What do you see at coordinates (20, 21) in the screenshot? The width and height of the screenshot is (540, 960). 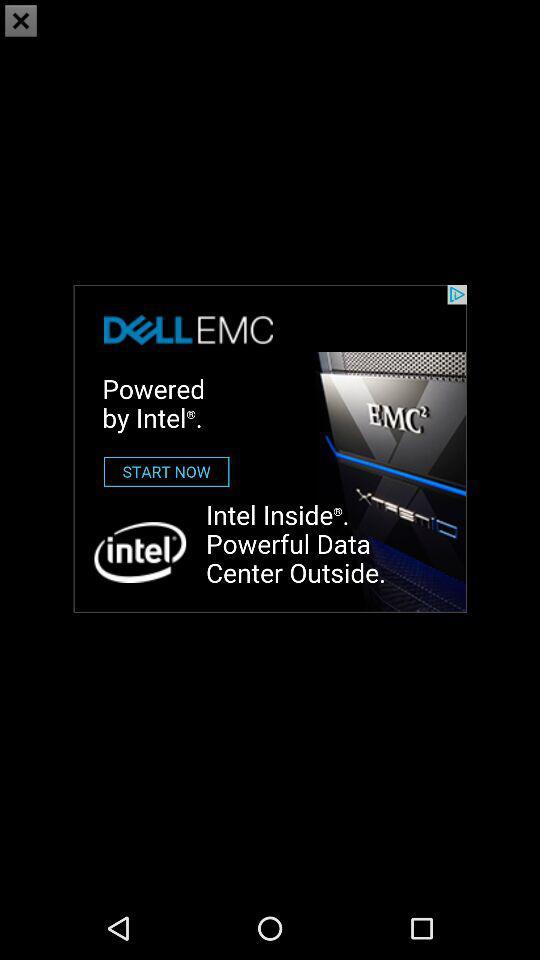 I see `the close icon` at bounding box center [20, 21].